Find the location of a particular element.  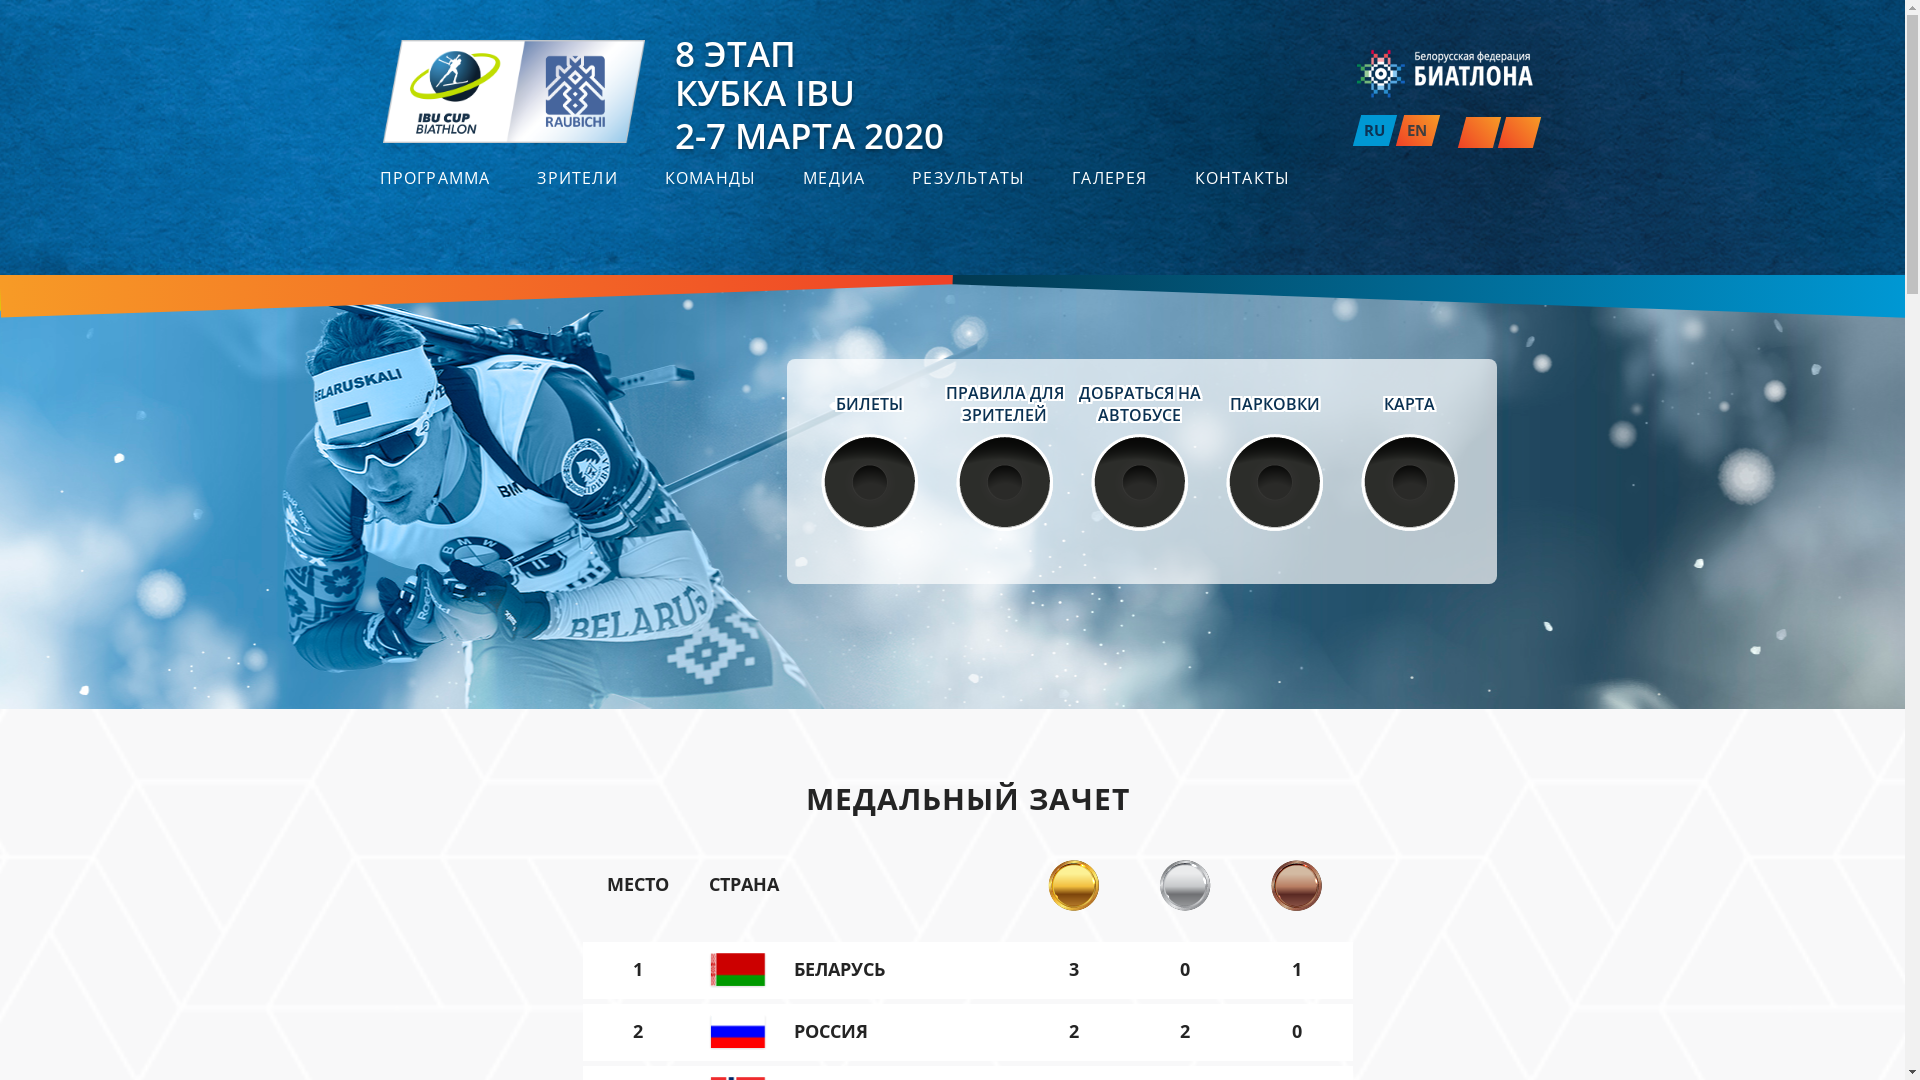

'instagram' is located at coordinates (1475, 131).